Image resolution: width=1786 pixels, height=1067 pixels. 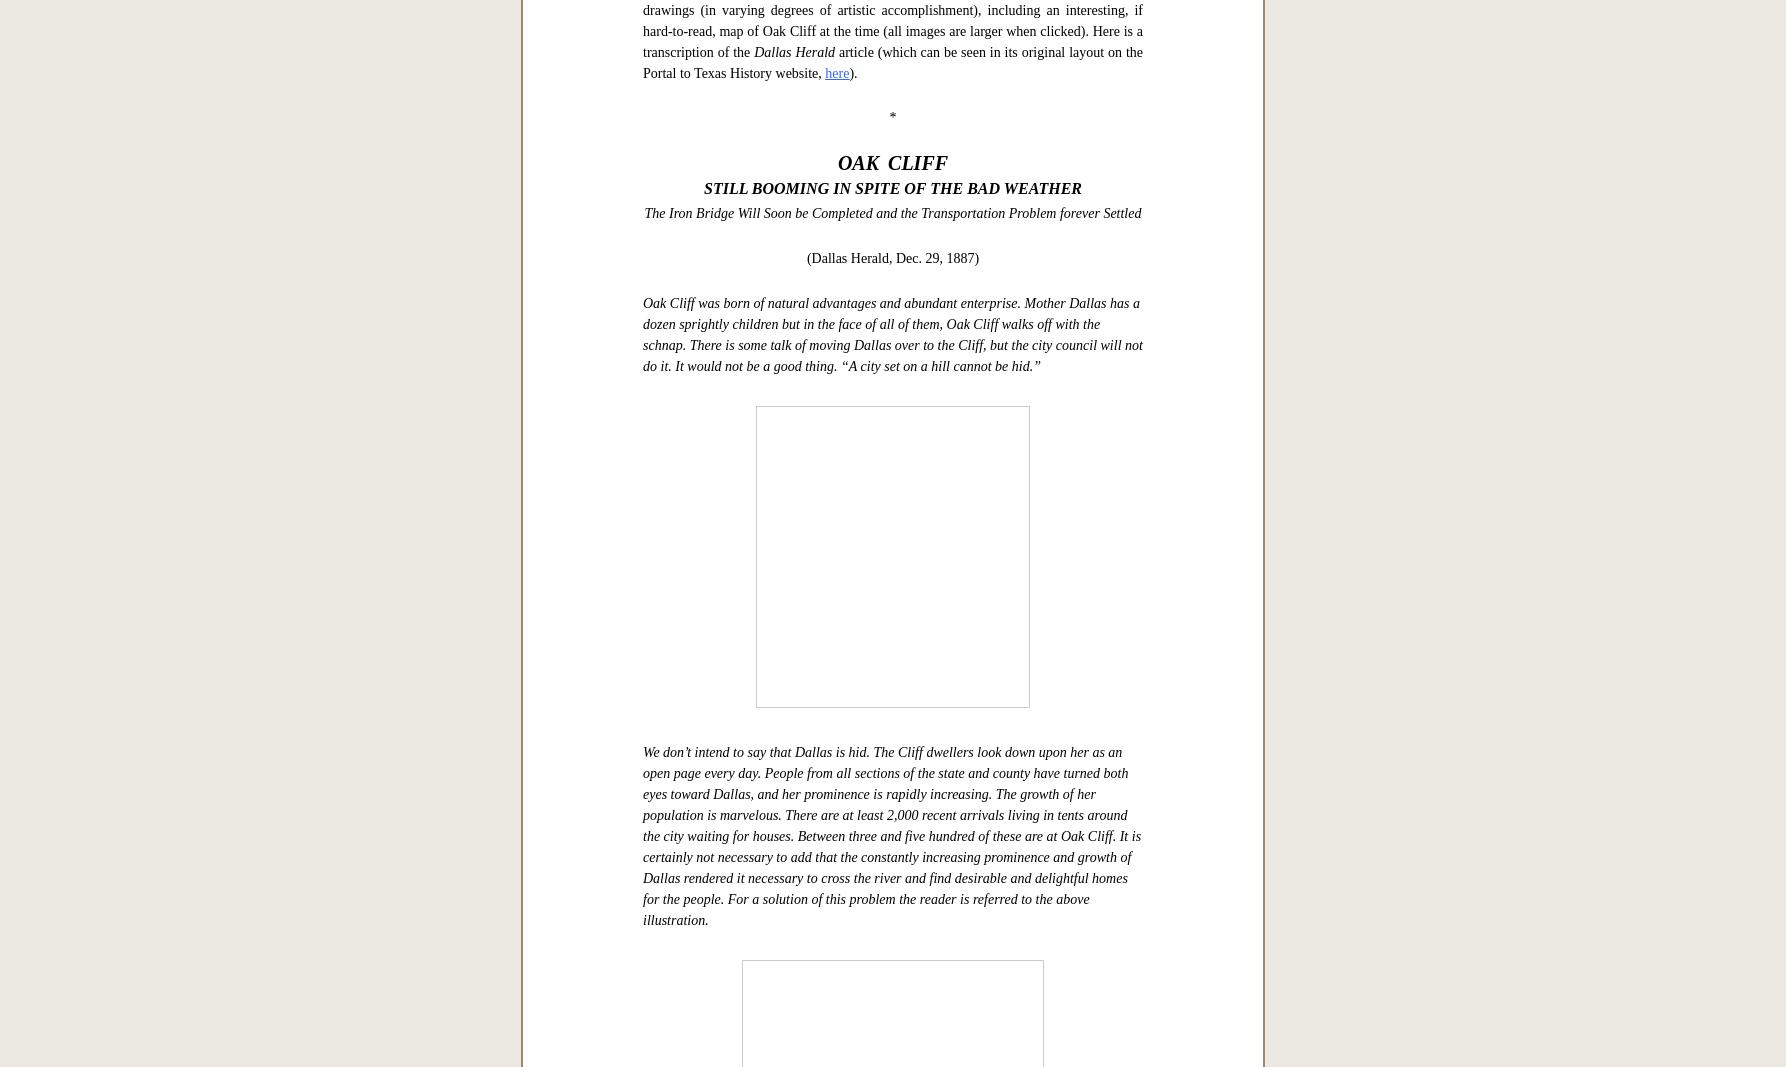 What do you see at coordinates (689, 574) in the screenshot?
I see `'ad'` at bounding box center [689, 574].